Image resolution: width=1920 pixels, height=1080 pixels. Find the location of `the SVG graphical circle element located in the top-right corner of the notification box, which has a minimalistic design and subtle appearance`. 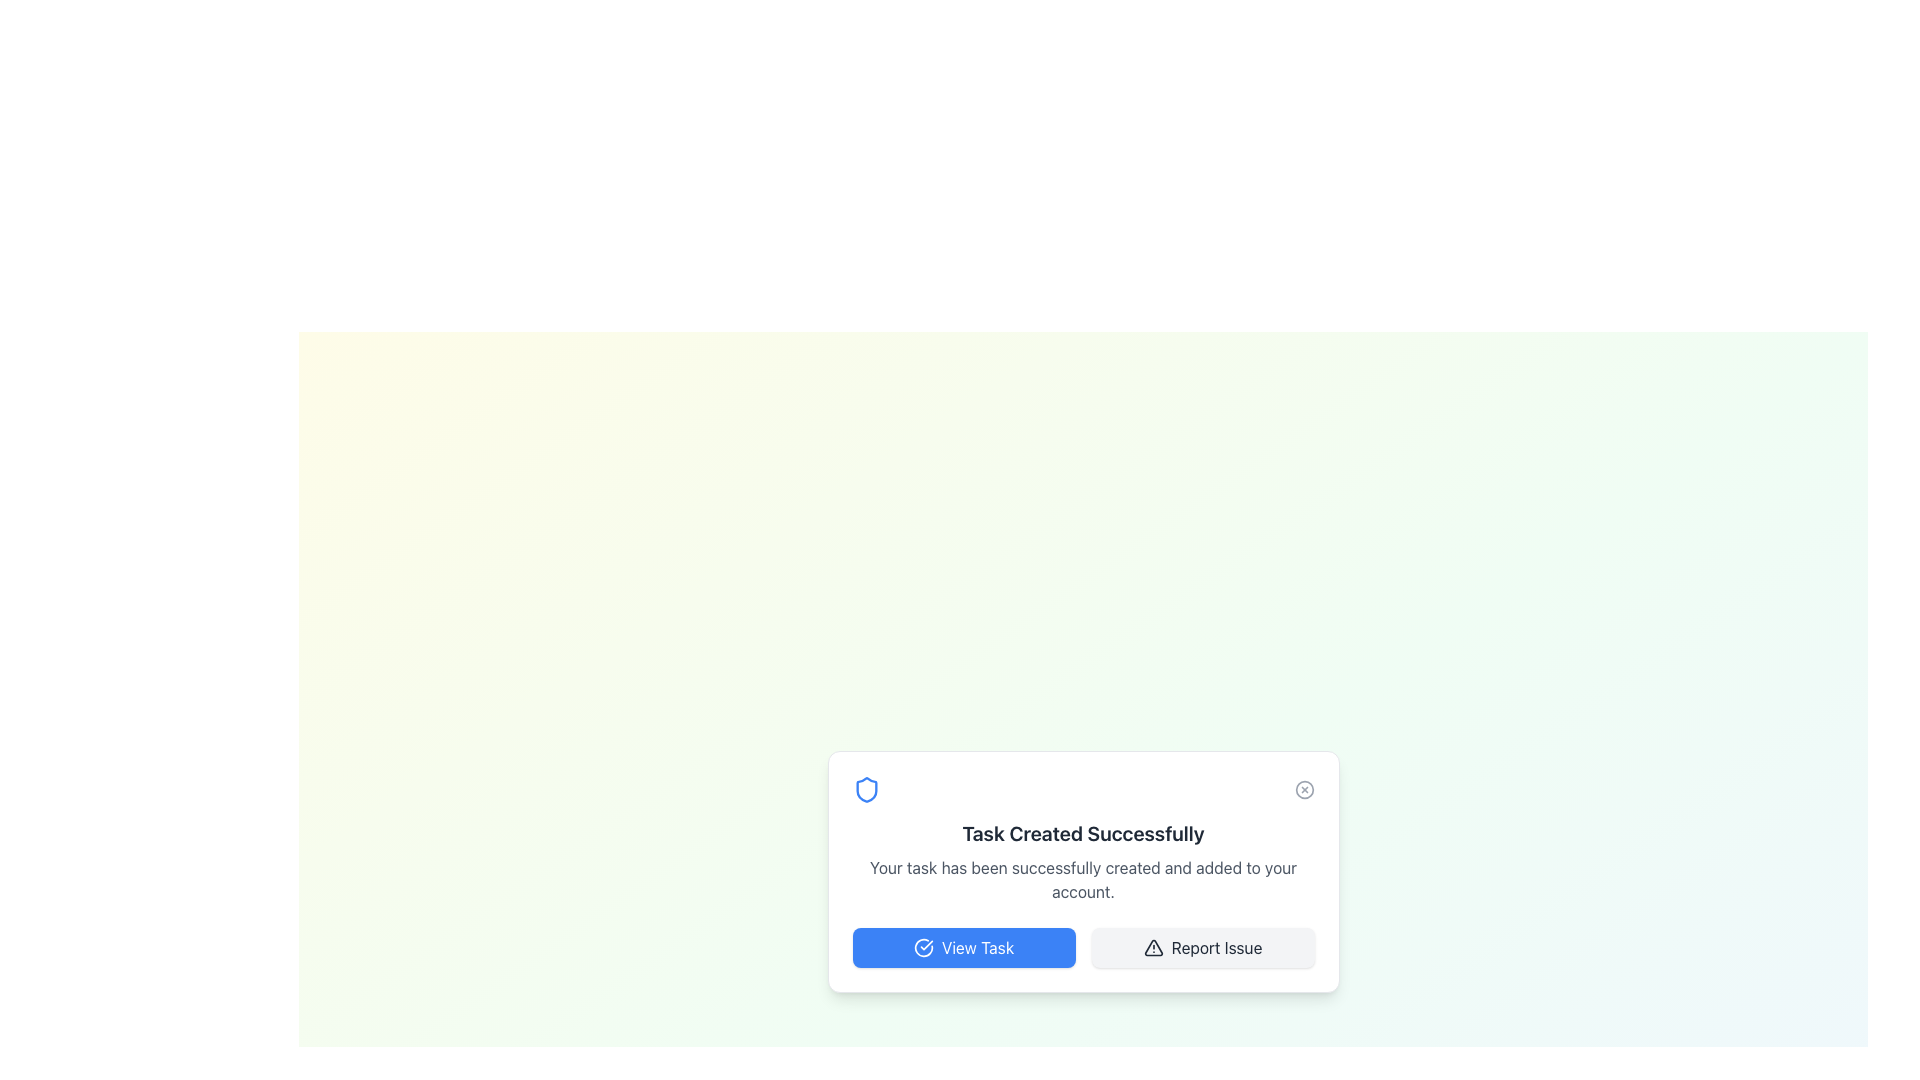

the SVG graphical circle element located in the top-right corner of the notification box, which has a minimalistic design and subtle appearance is located at coordinates (1304, 789).